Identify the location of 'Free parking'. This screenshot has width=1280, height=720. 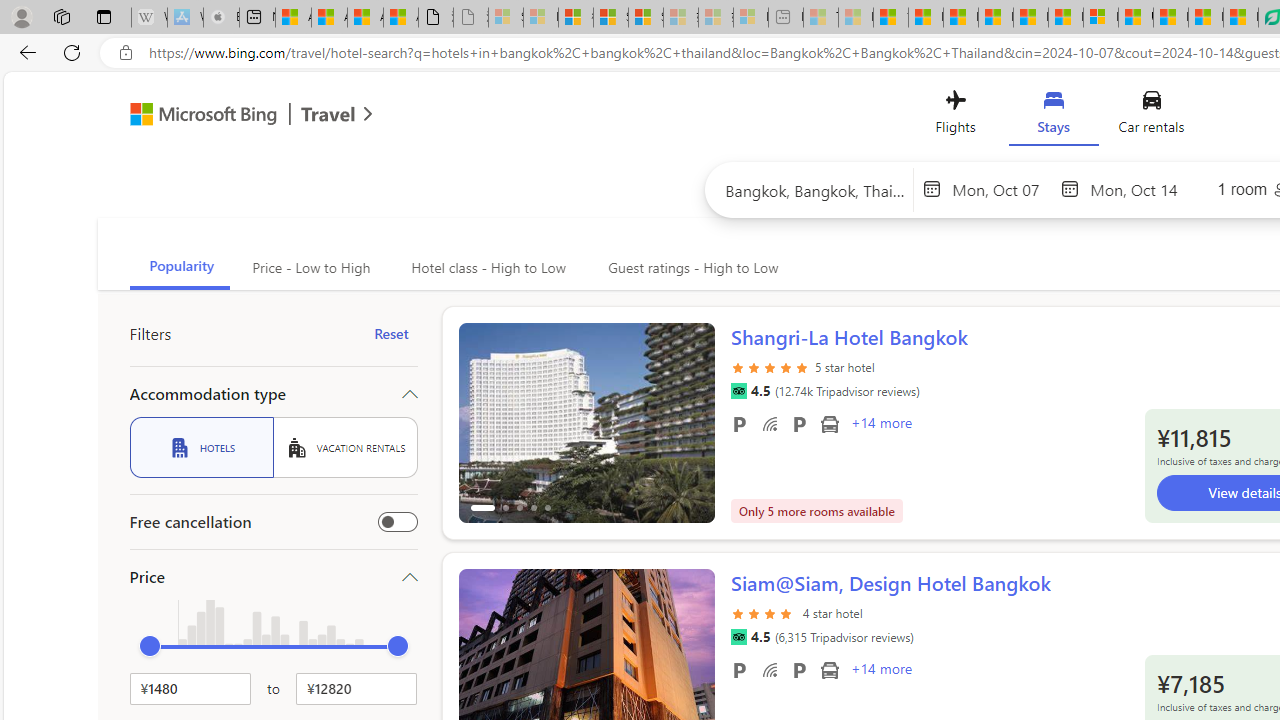
(738, 669).